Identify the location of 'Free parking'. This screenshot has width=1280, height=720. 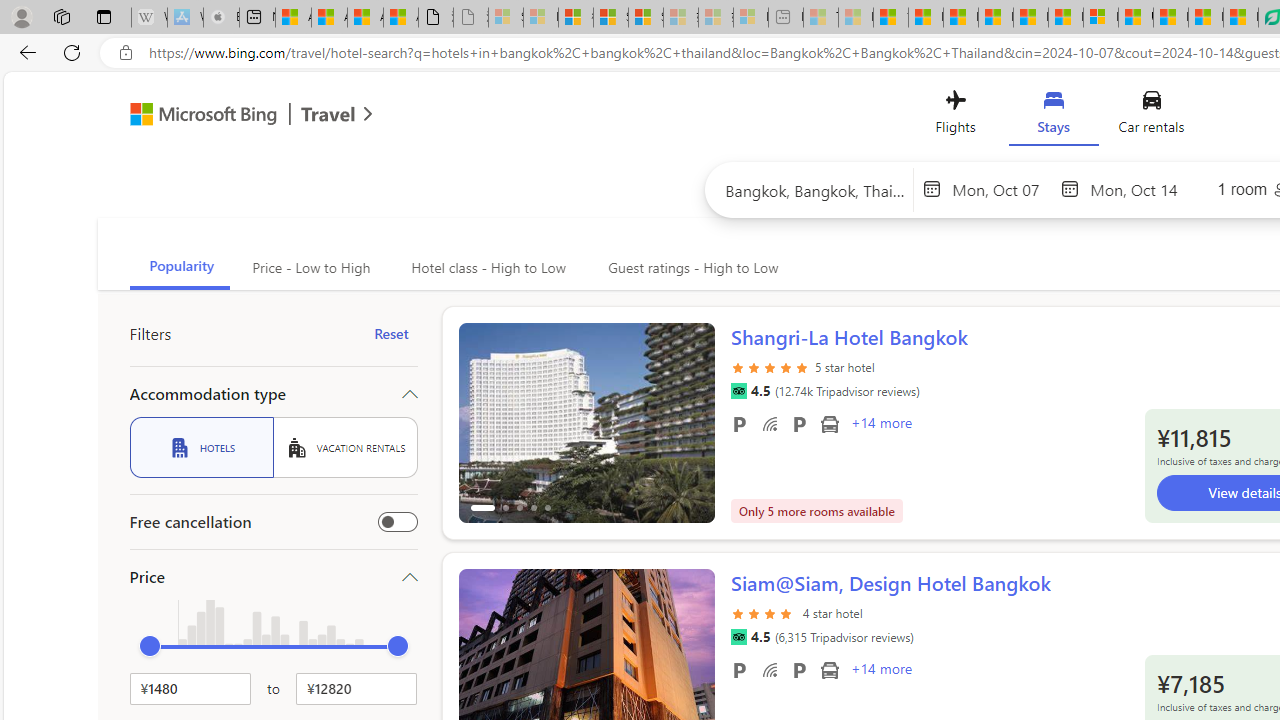
(738, 669).